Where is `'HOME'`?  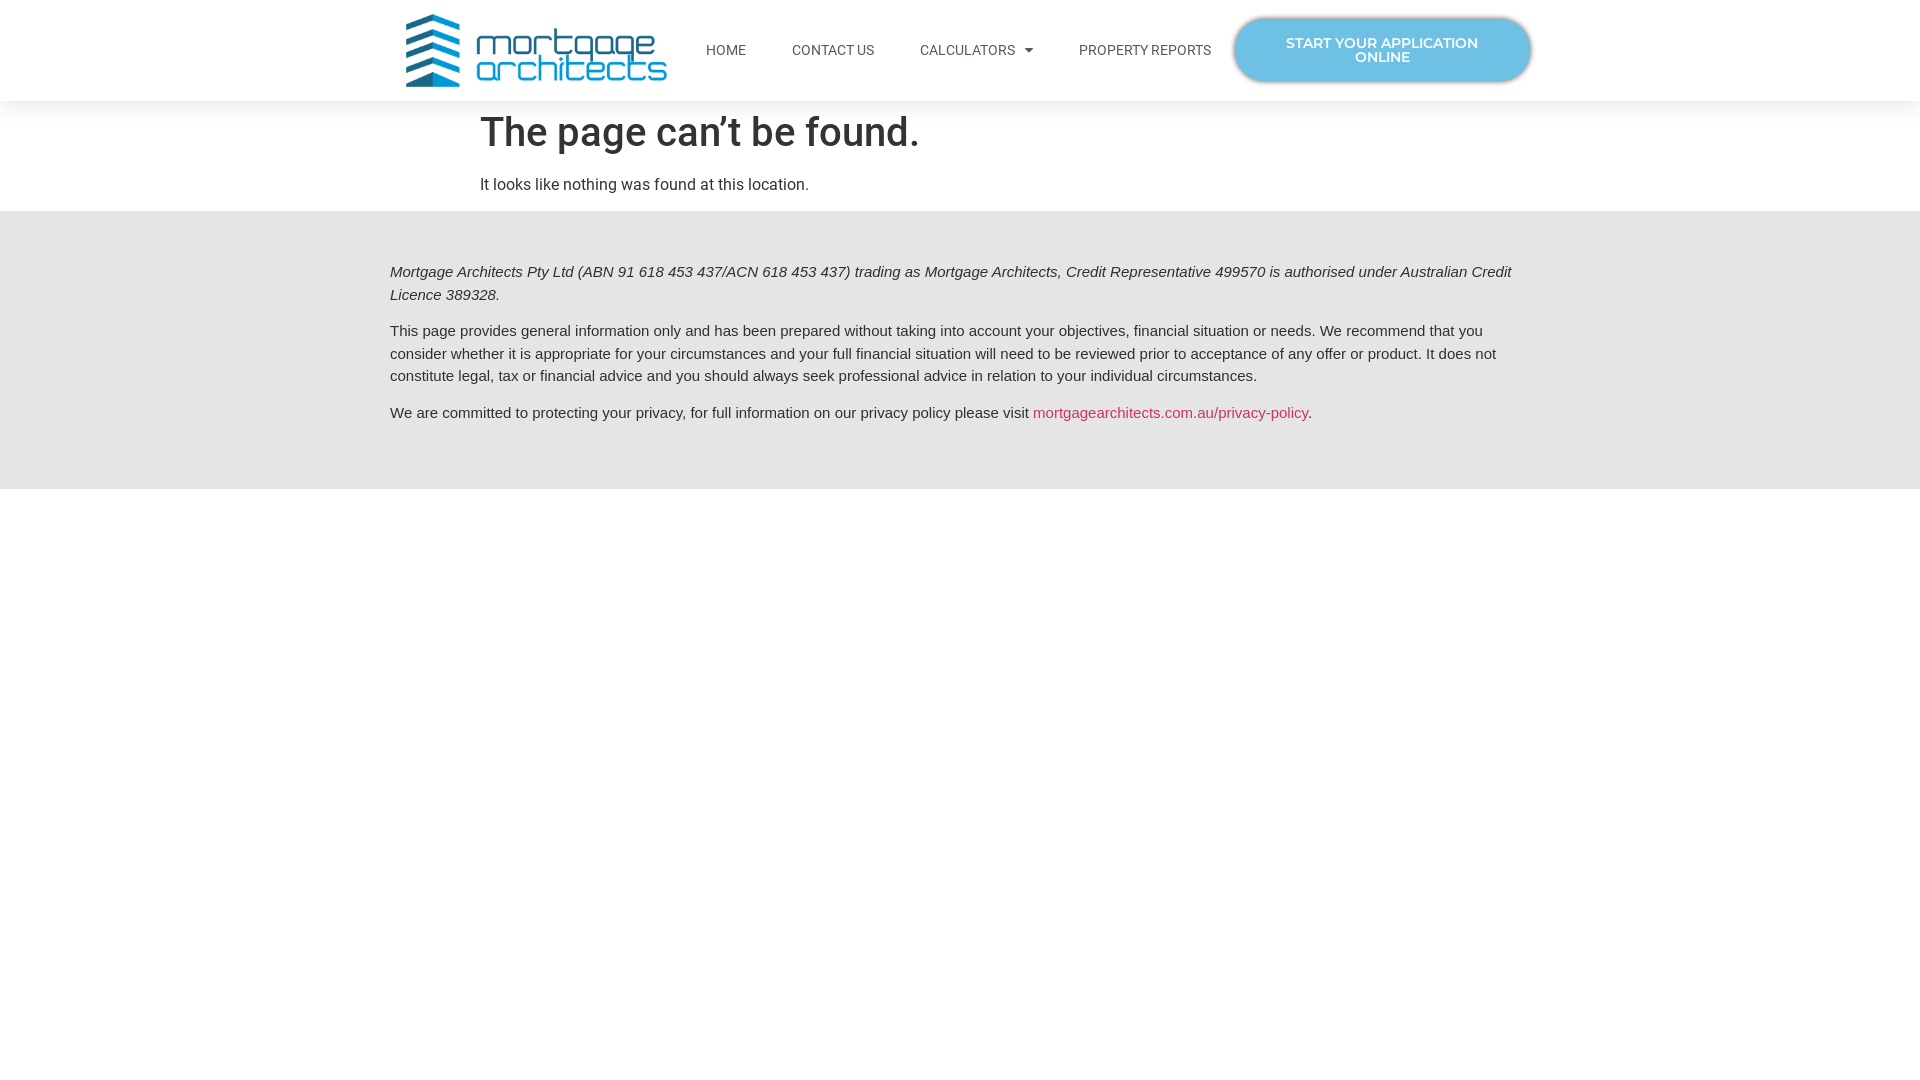
'HOME' is located at coordinates (724, 49).